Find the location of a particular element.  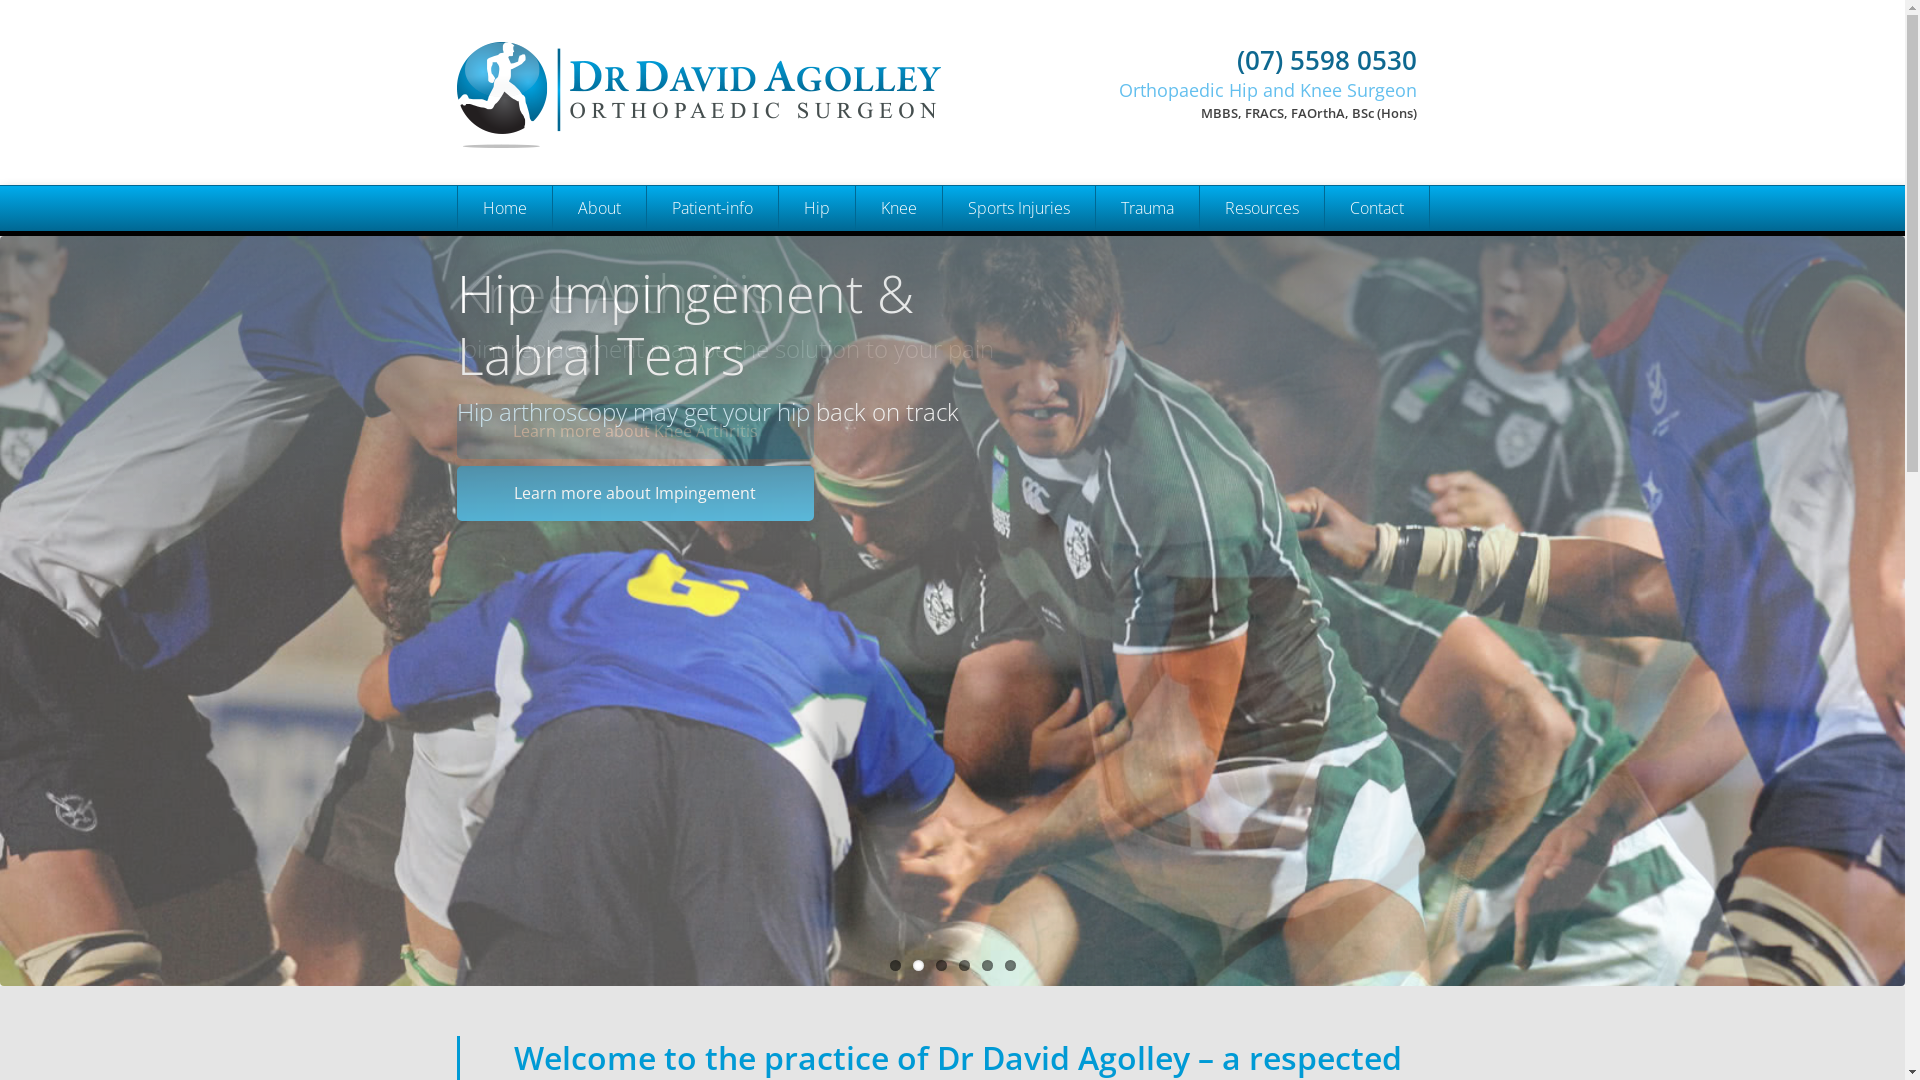

'1' is located at coordinates (894, 964).